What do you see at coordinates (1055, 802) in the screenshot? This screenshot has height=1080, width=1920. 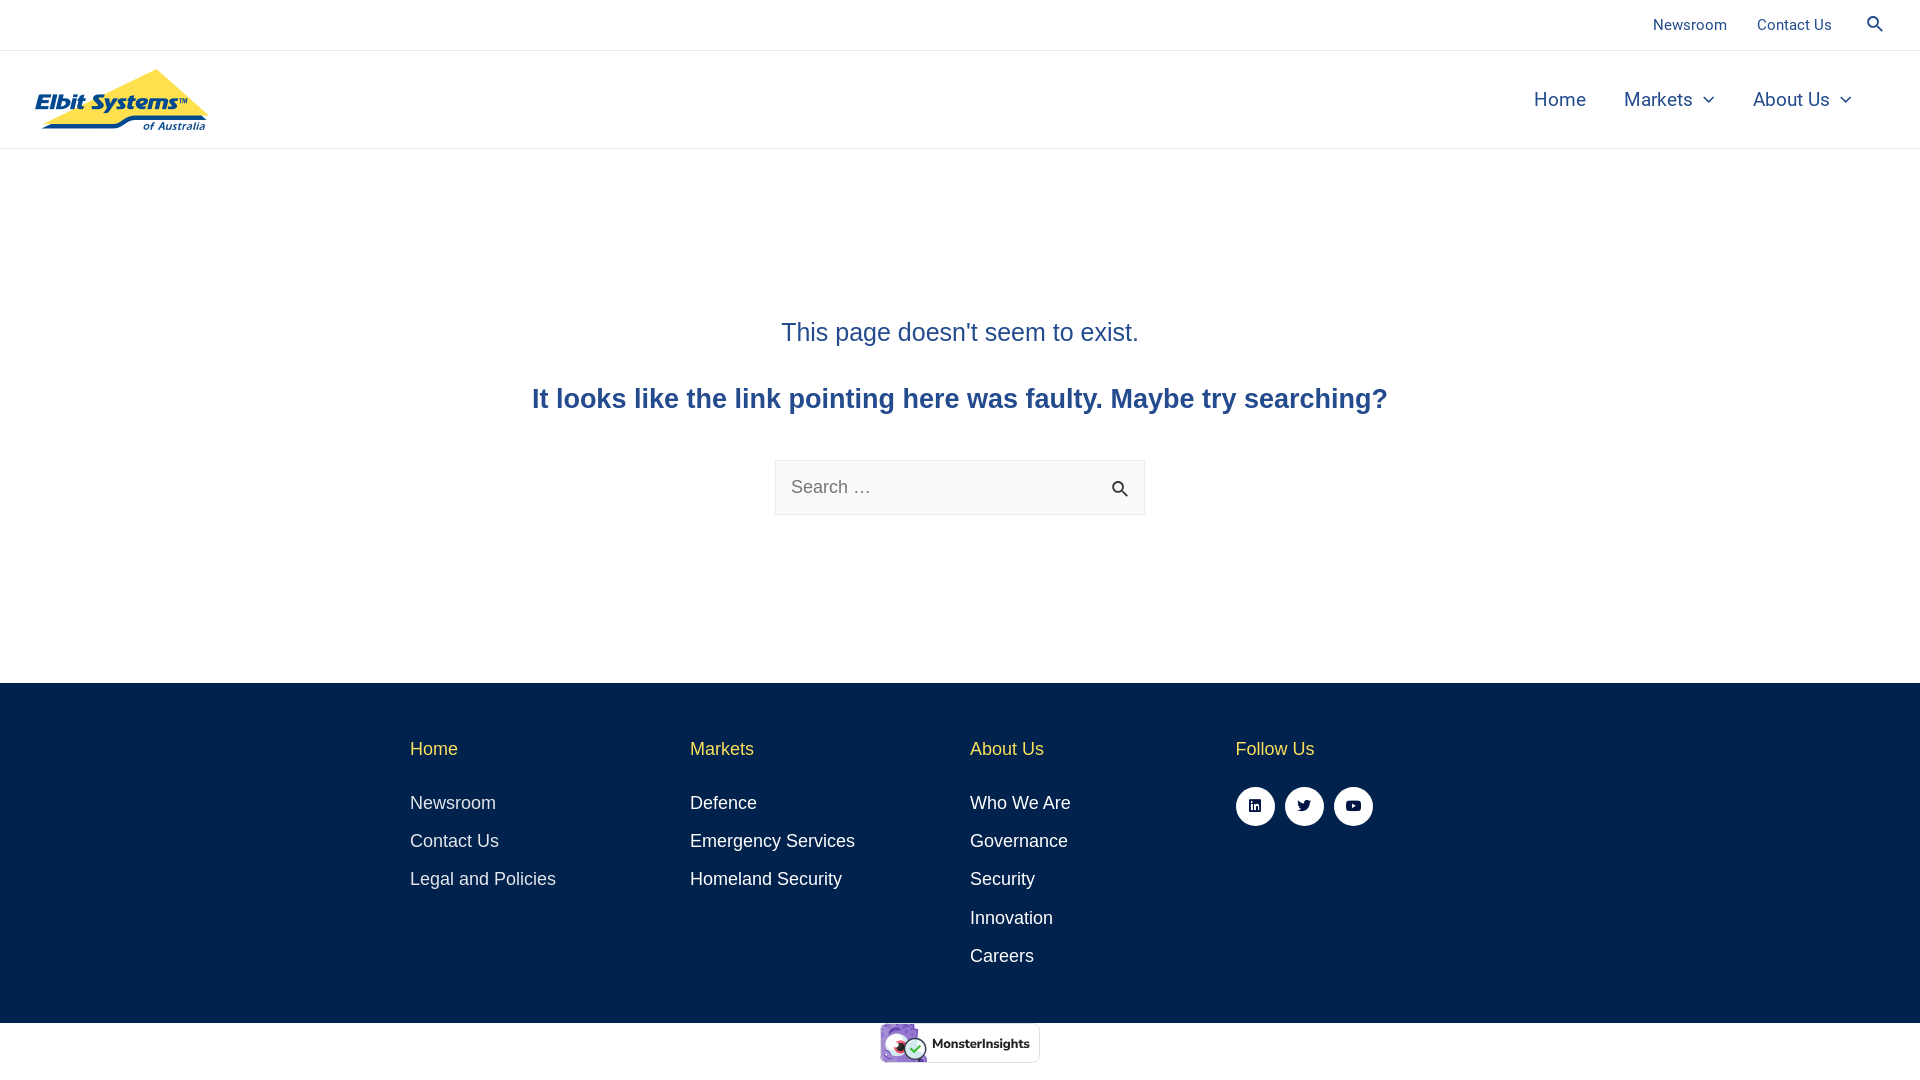 I see `'Who We Are'` at bounding box center [1055, 802].